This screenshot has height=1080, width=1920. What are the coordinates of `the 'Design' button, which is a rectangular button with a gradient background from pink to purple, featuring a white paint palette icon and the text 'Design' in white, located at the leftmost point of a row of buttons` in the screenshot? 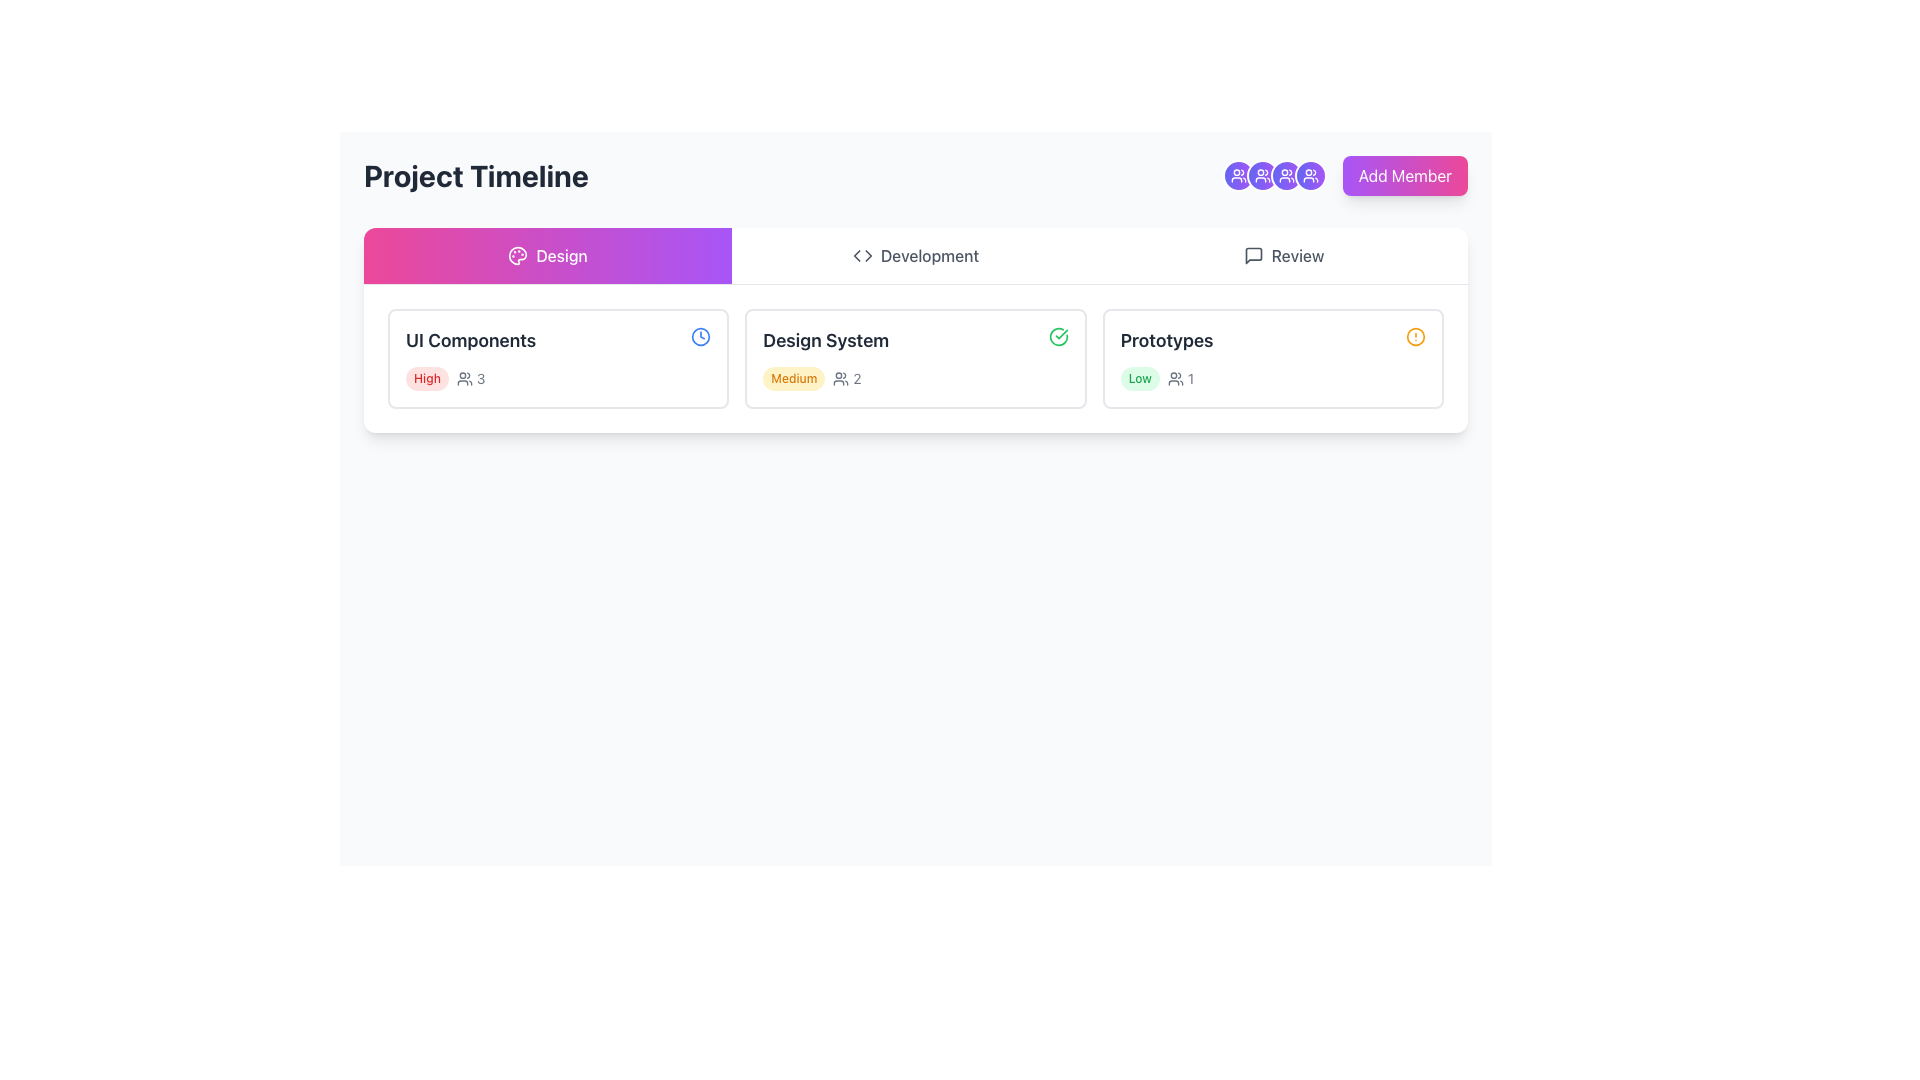 It's located at (547, 254).